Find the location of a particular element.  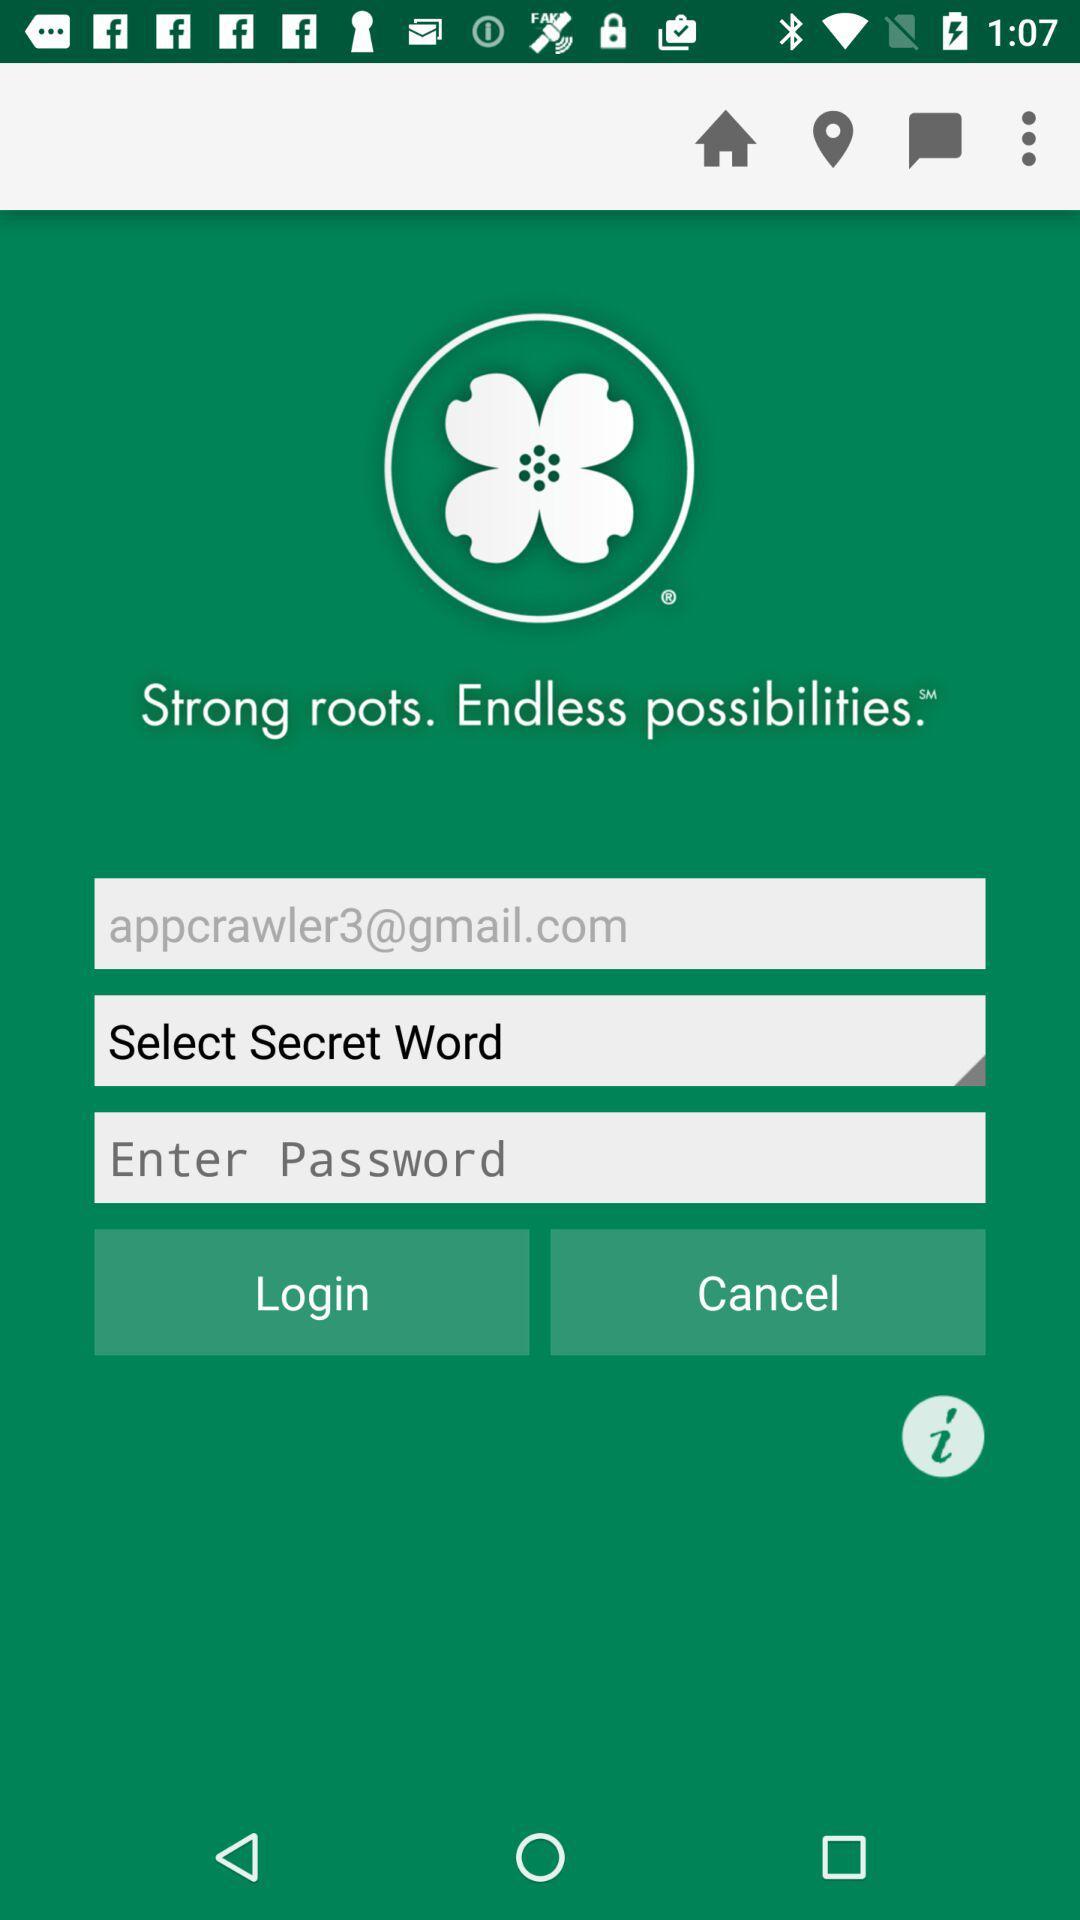

the icon below cancel is located at coordinates (943, 1435).